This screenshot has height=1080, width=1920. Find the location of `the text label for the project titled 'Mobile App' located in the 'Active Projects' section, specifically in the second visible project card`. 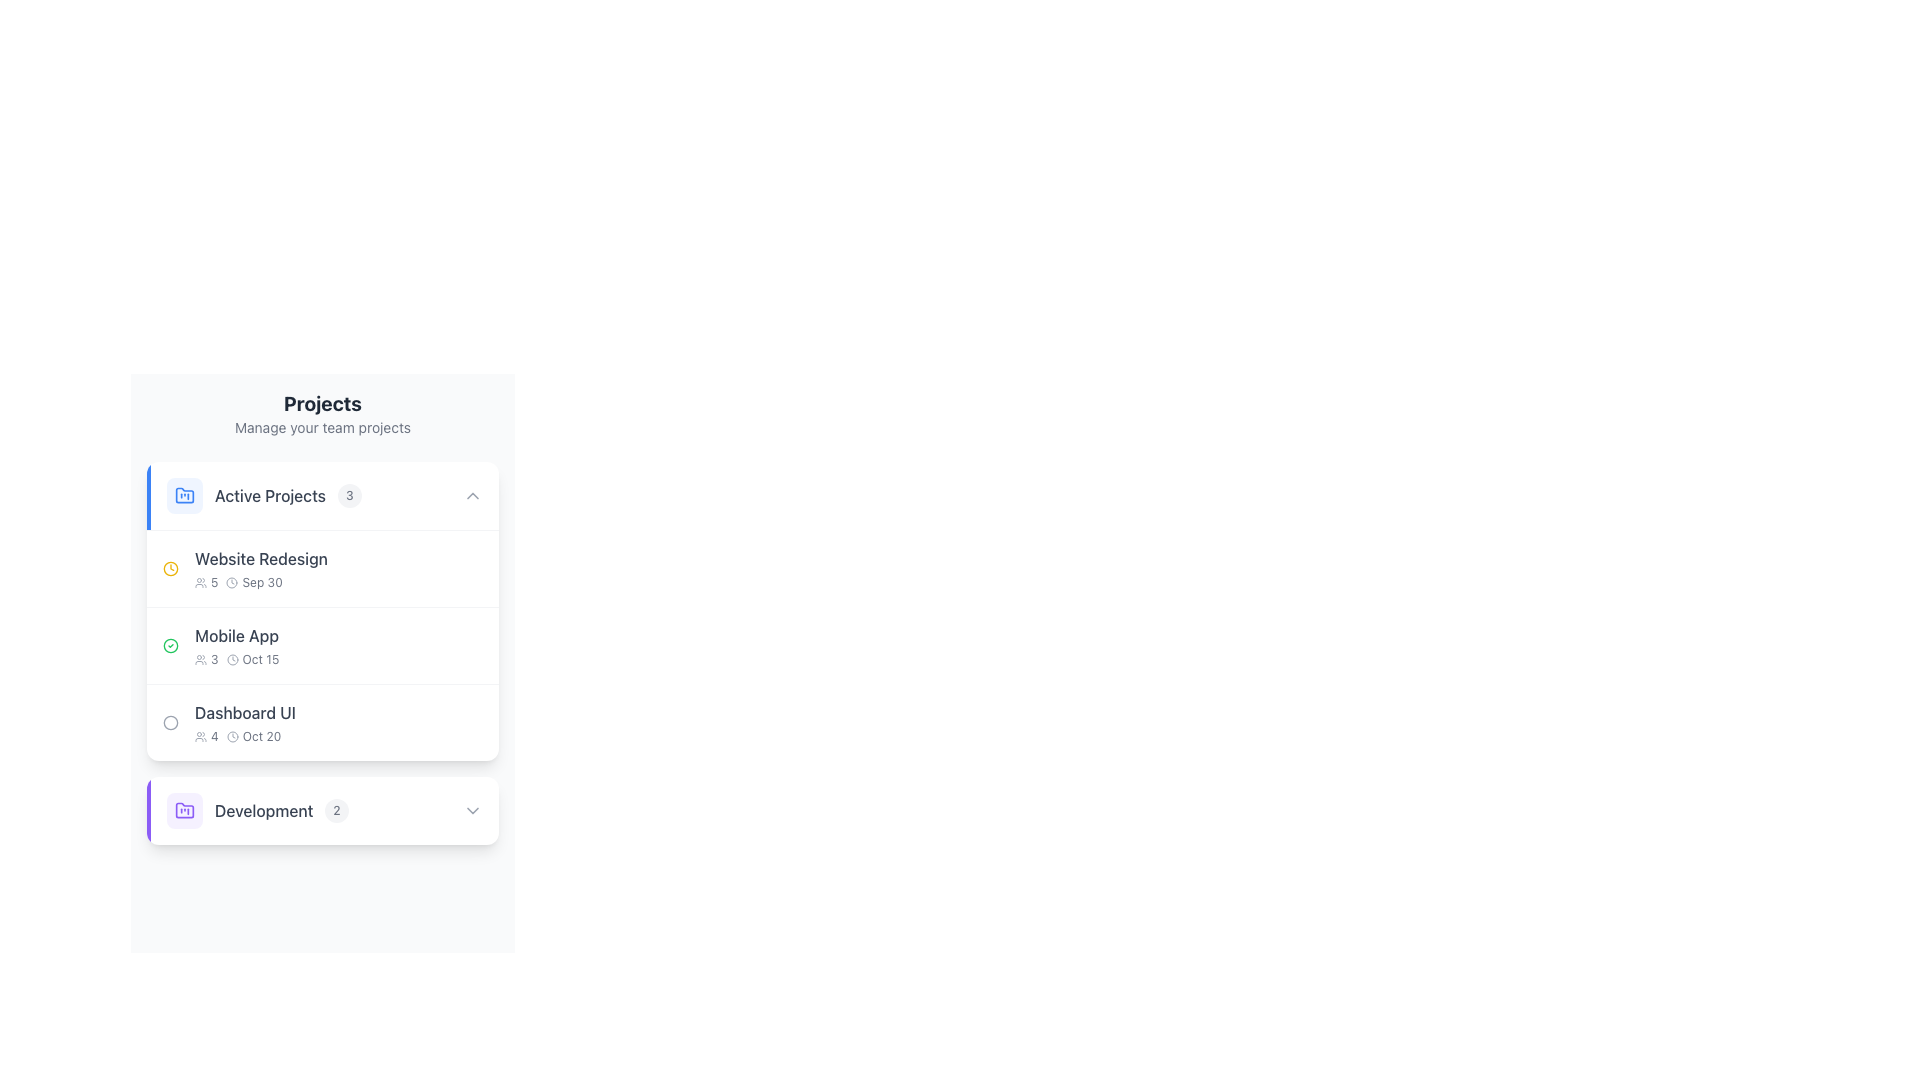

the text label for the project titled 'Mobile App' located in the 'Active Projects' section, specifically in the second visible project card is located at coordinates (237, 636).